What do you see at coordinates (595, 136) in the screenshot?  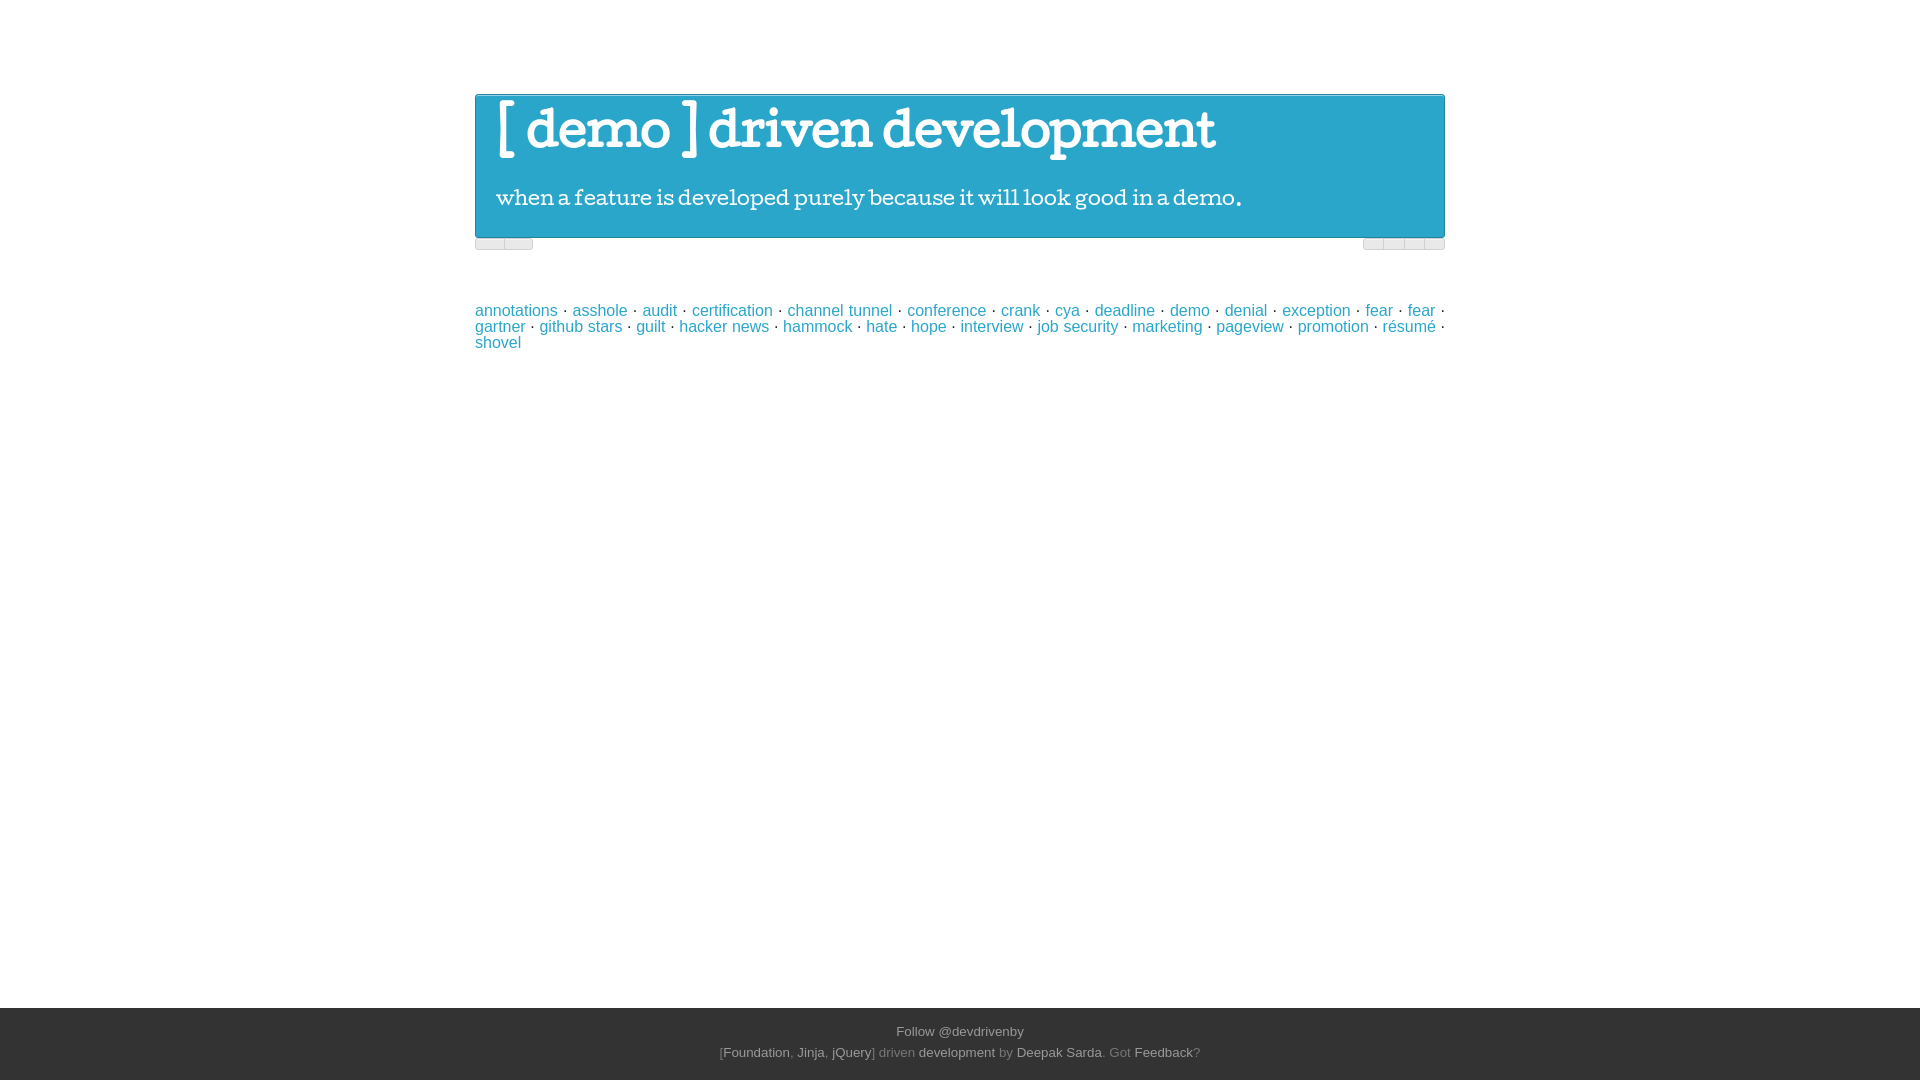 I see `'demo'` at bounding box center [595, 136].